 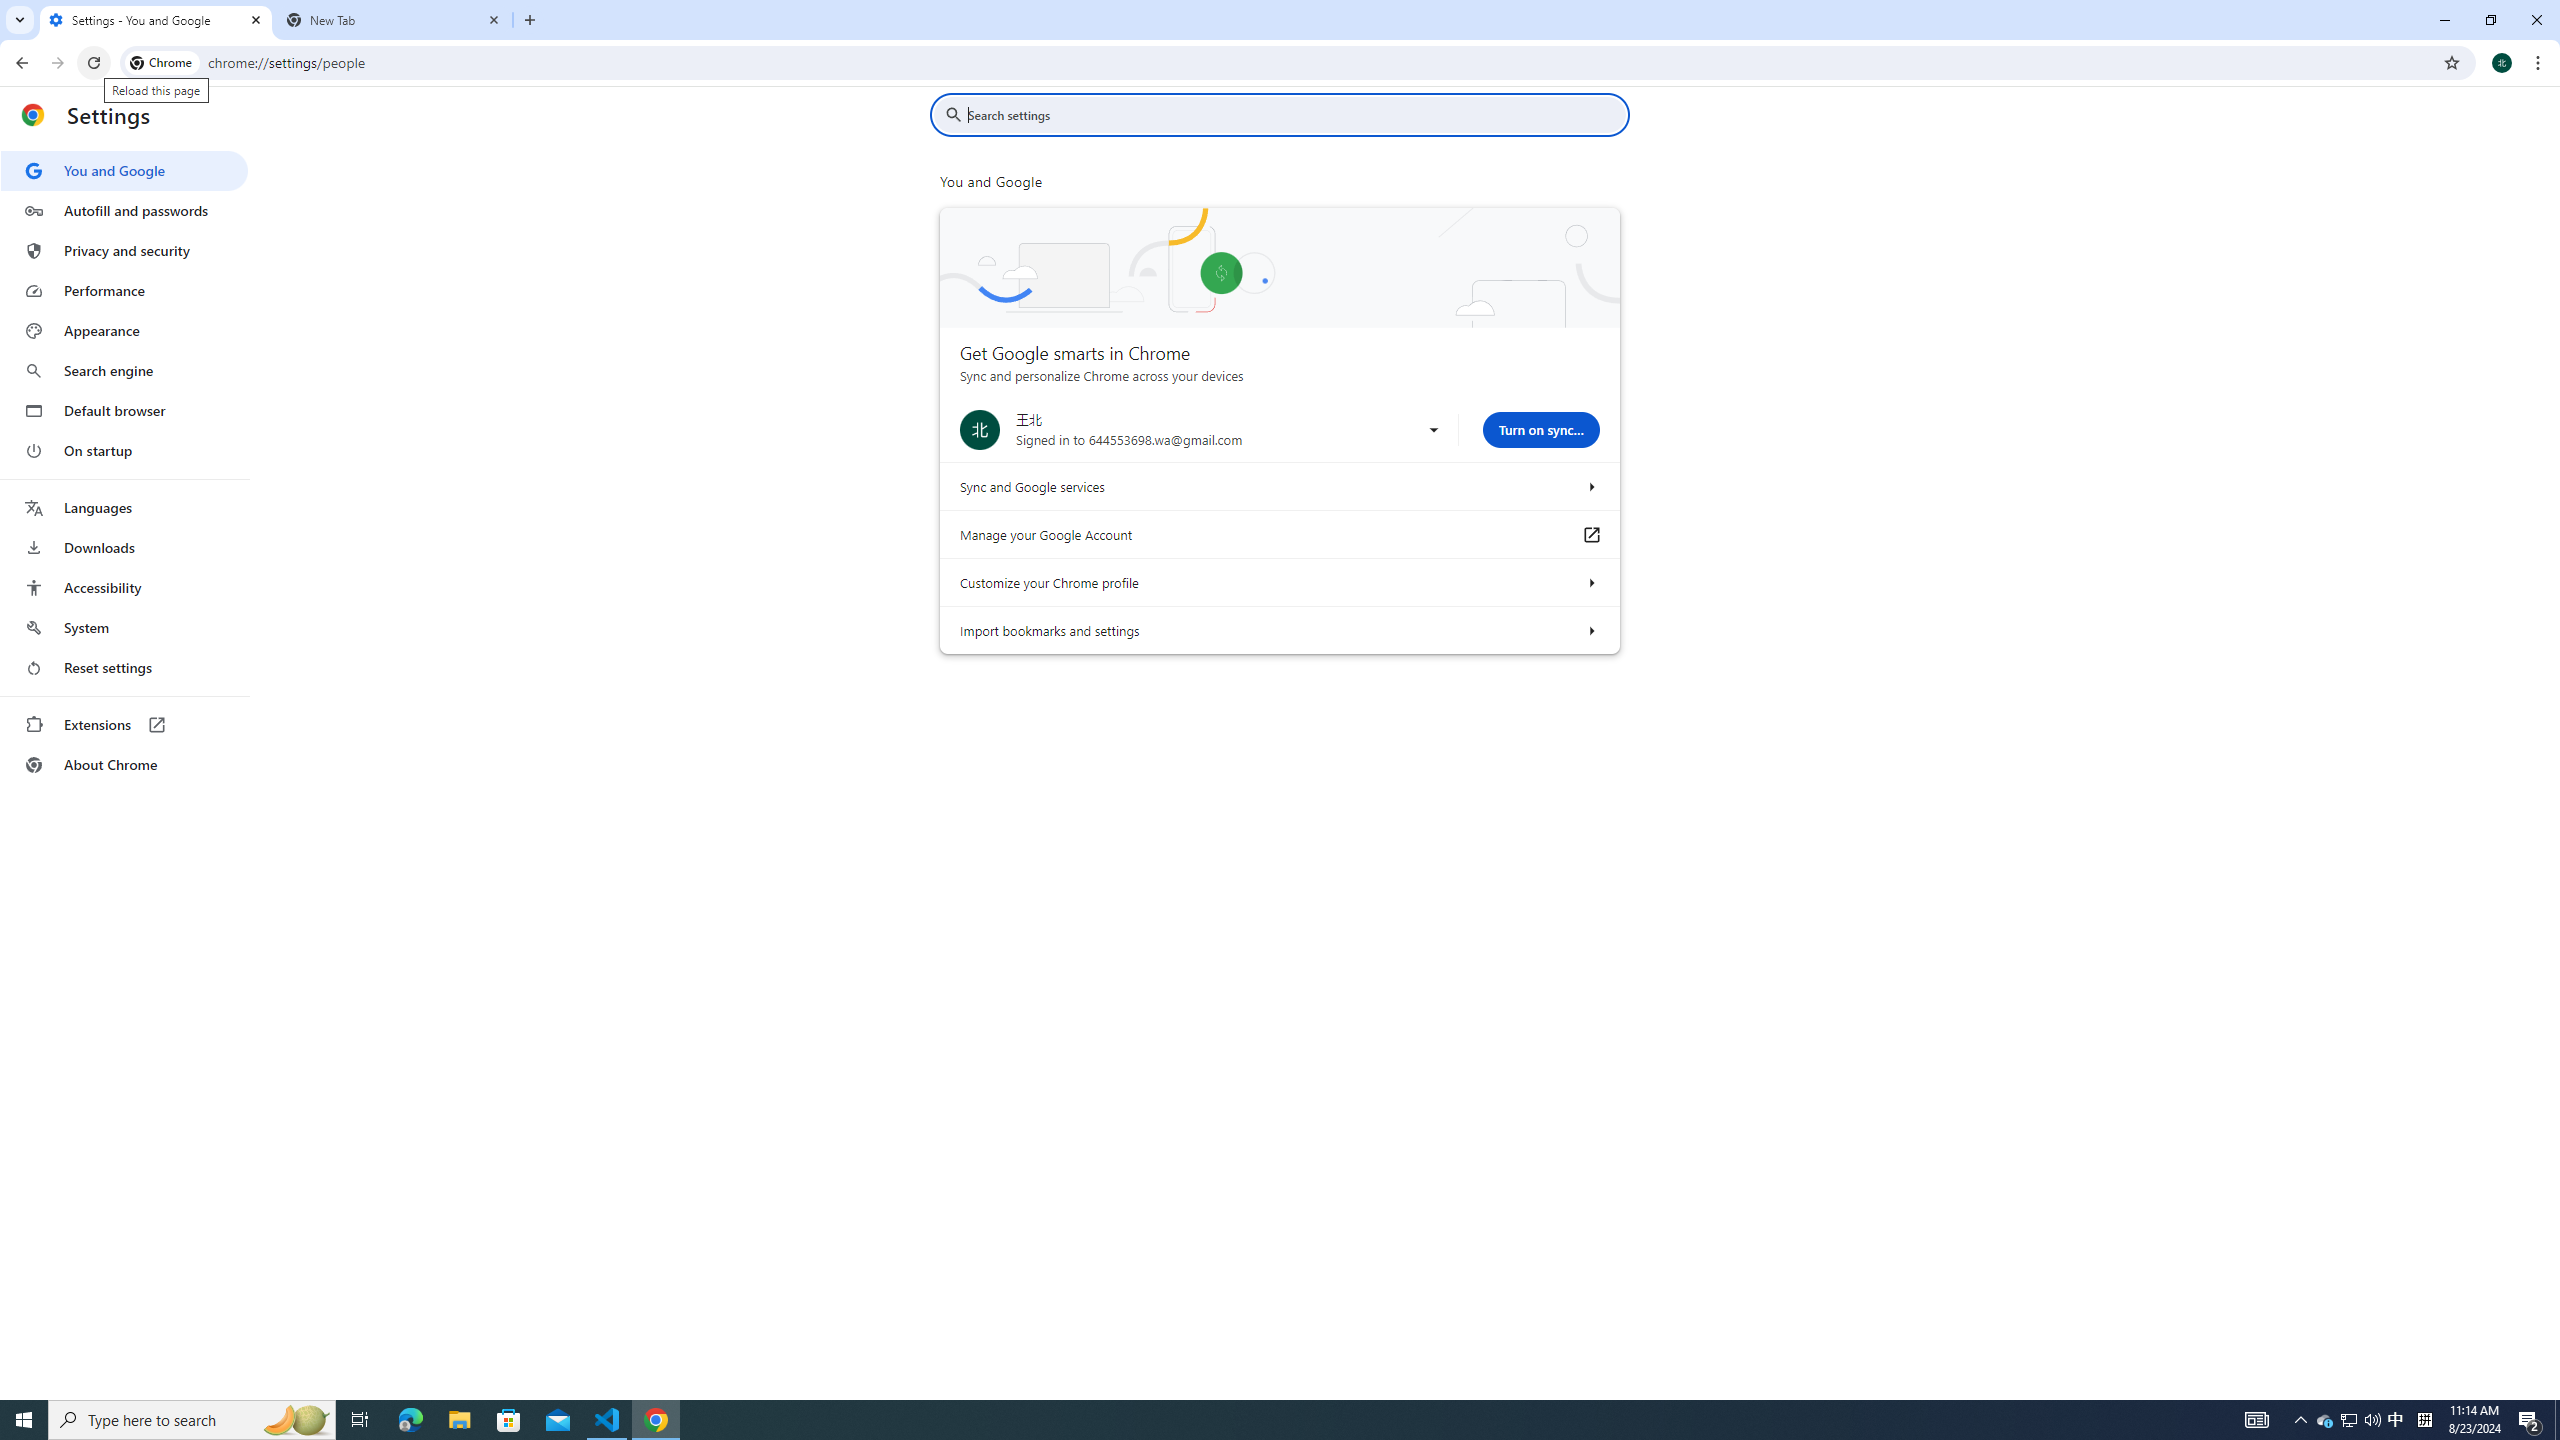 I want to click on 'AutomationID: menu', so click(x=125, y=467).